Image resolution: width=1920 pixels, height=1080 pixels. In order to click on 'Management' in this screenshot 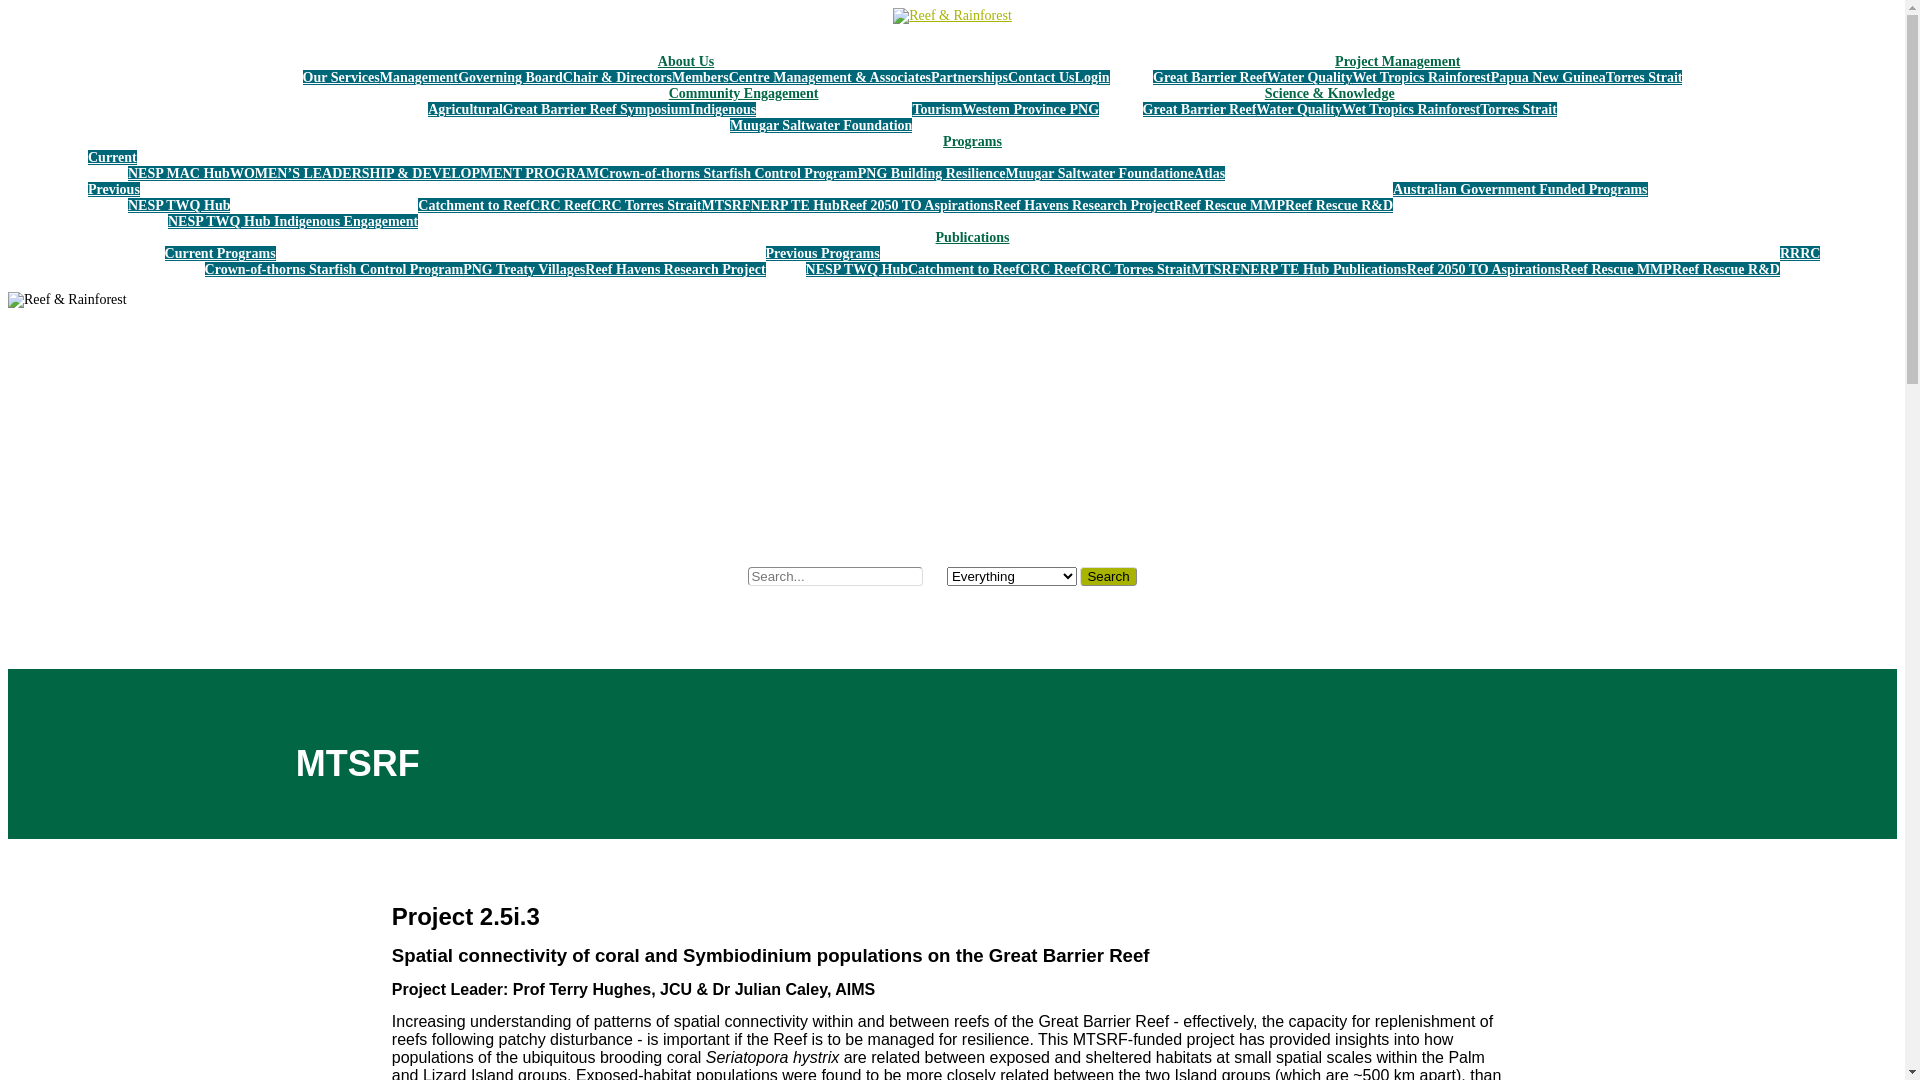, I will do `click(418, 76)`.